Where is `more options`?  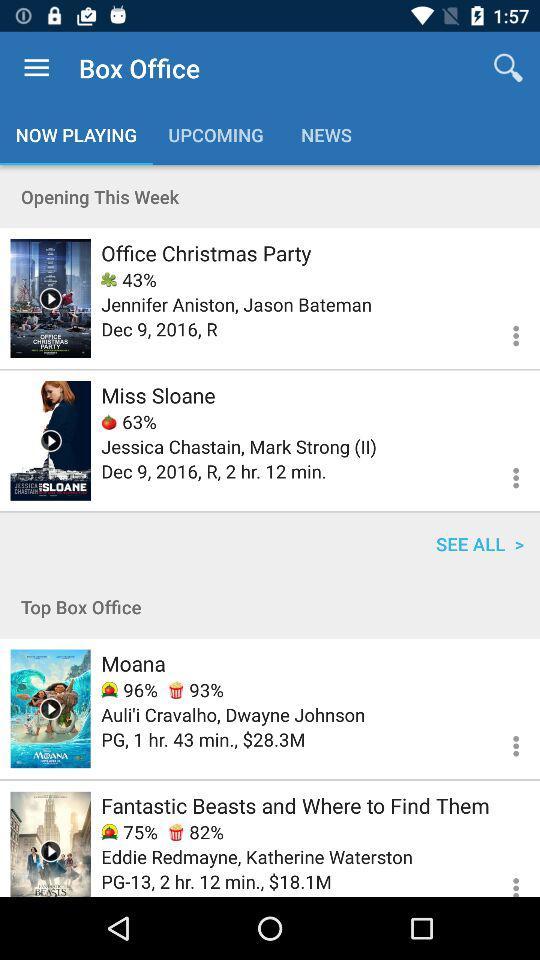
more options is located at coordinates (503, 475).